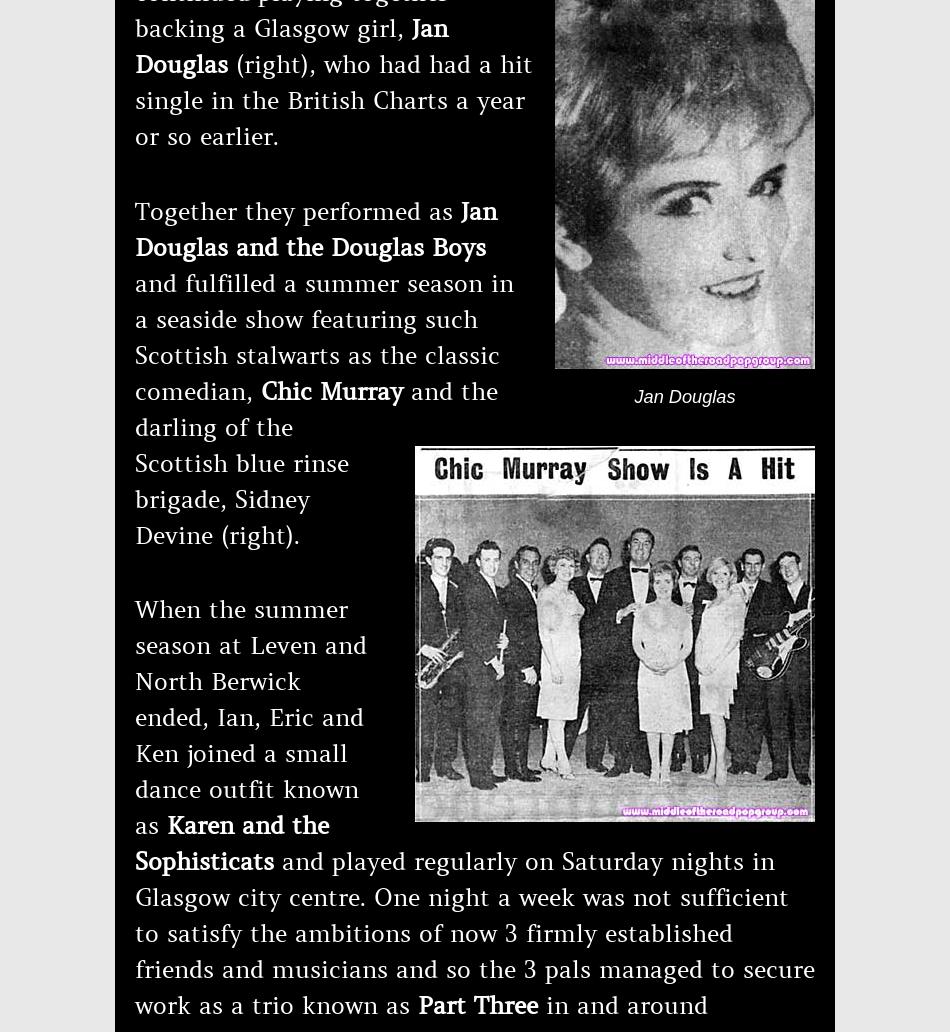 Image resolution: width=950 pixels, height=1032 pixels. What do you see at coordinates (249, 716) in the screenshot?
I see `'When the summer season at Leven and North Berwick ended, Ian, Eric and Ken joined a small dance outfit known as'` at bounding box center [249, 716].